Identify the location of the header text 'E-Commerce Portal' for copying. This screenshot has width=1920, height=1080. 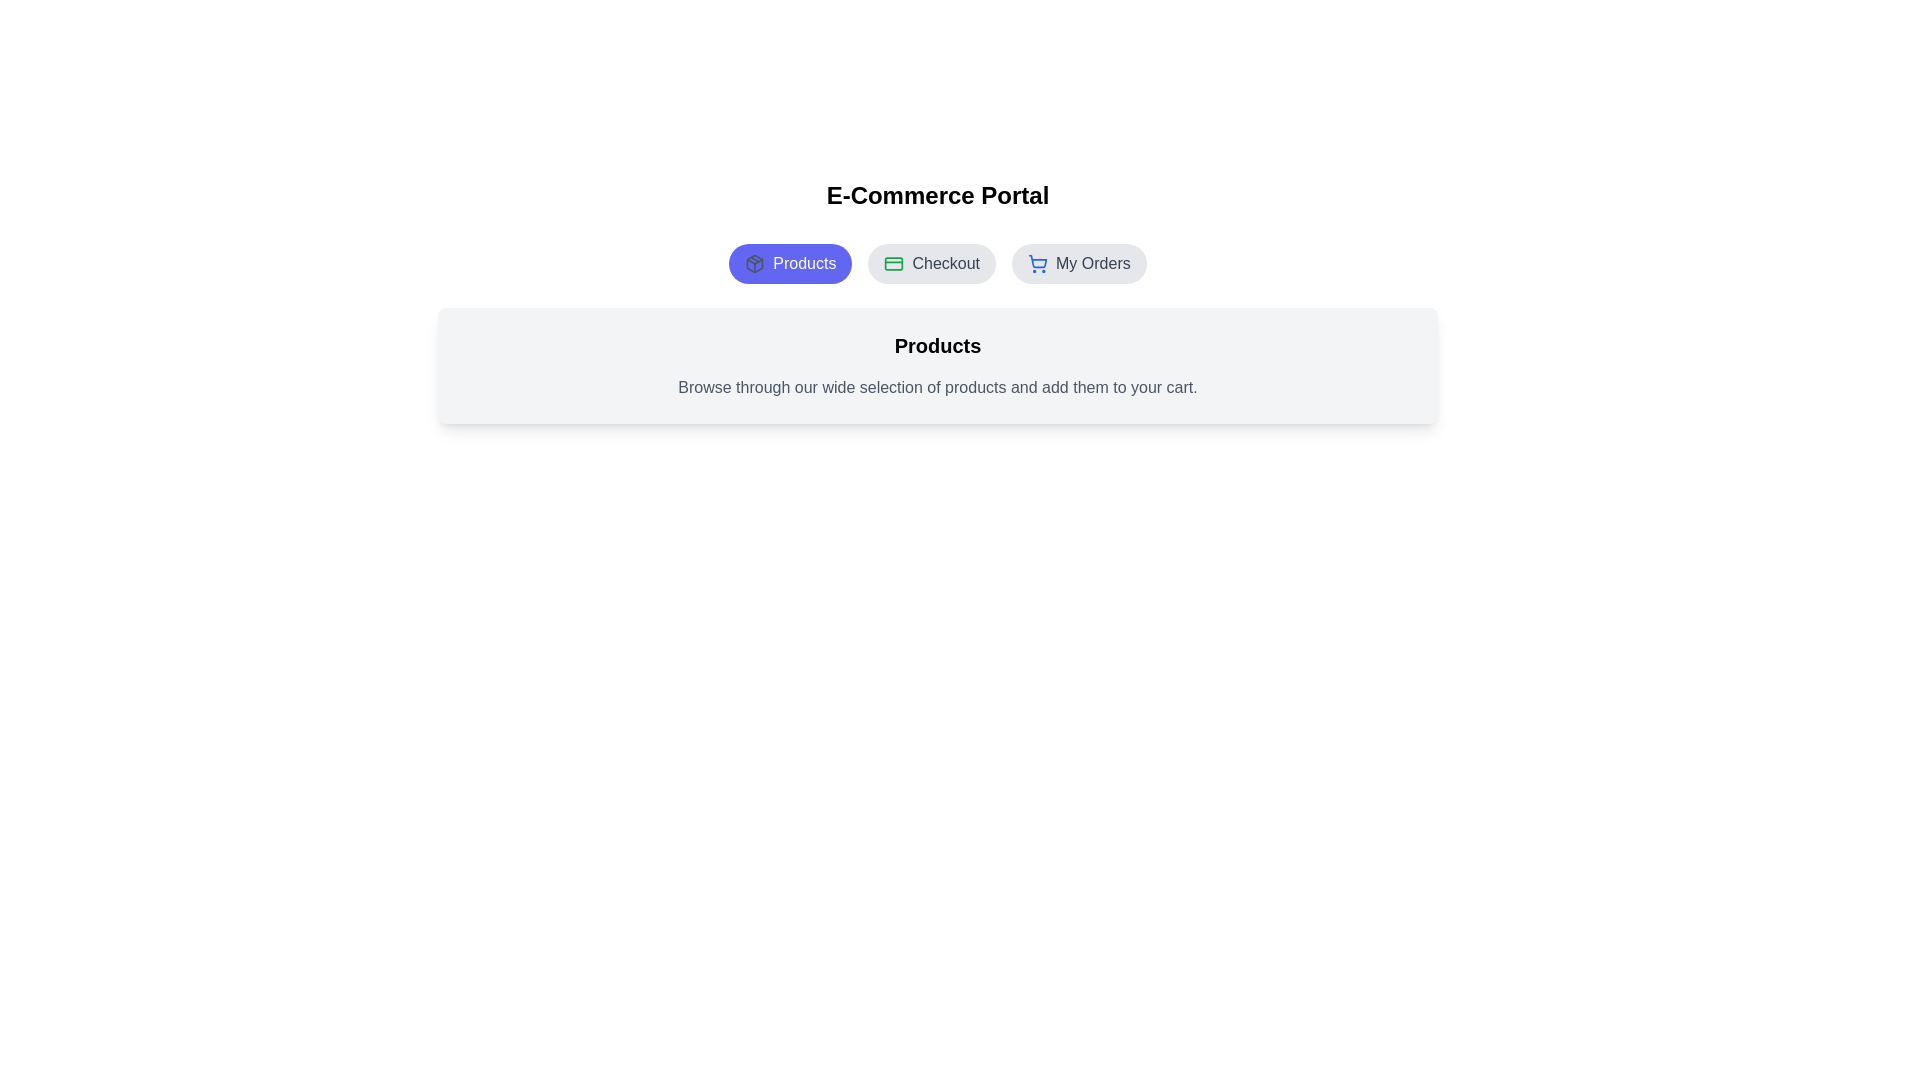
(936, 196).